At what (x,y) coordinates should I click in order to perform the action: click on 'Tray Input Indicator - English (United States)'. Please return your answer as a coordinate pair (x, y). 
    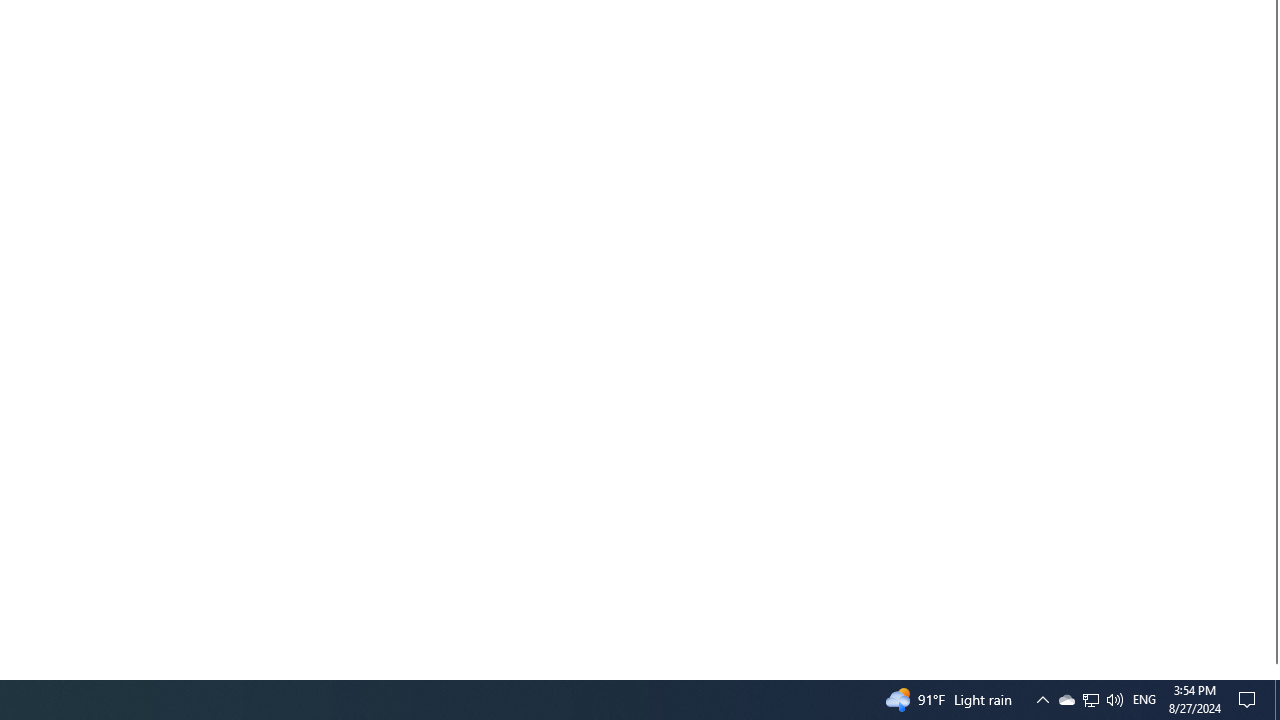
    Looking at the image, I should click on (1144, 698).